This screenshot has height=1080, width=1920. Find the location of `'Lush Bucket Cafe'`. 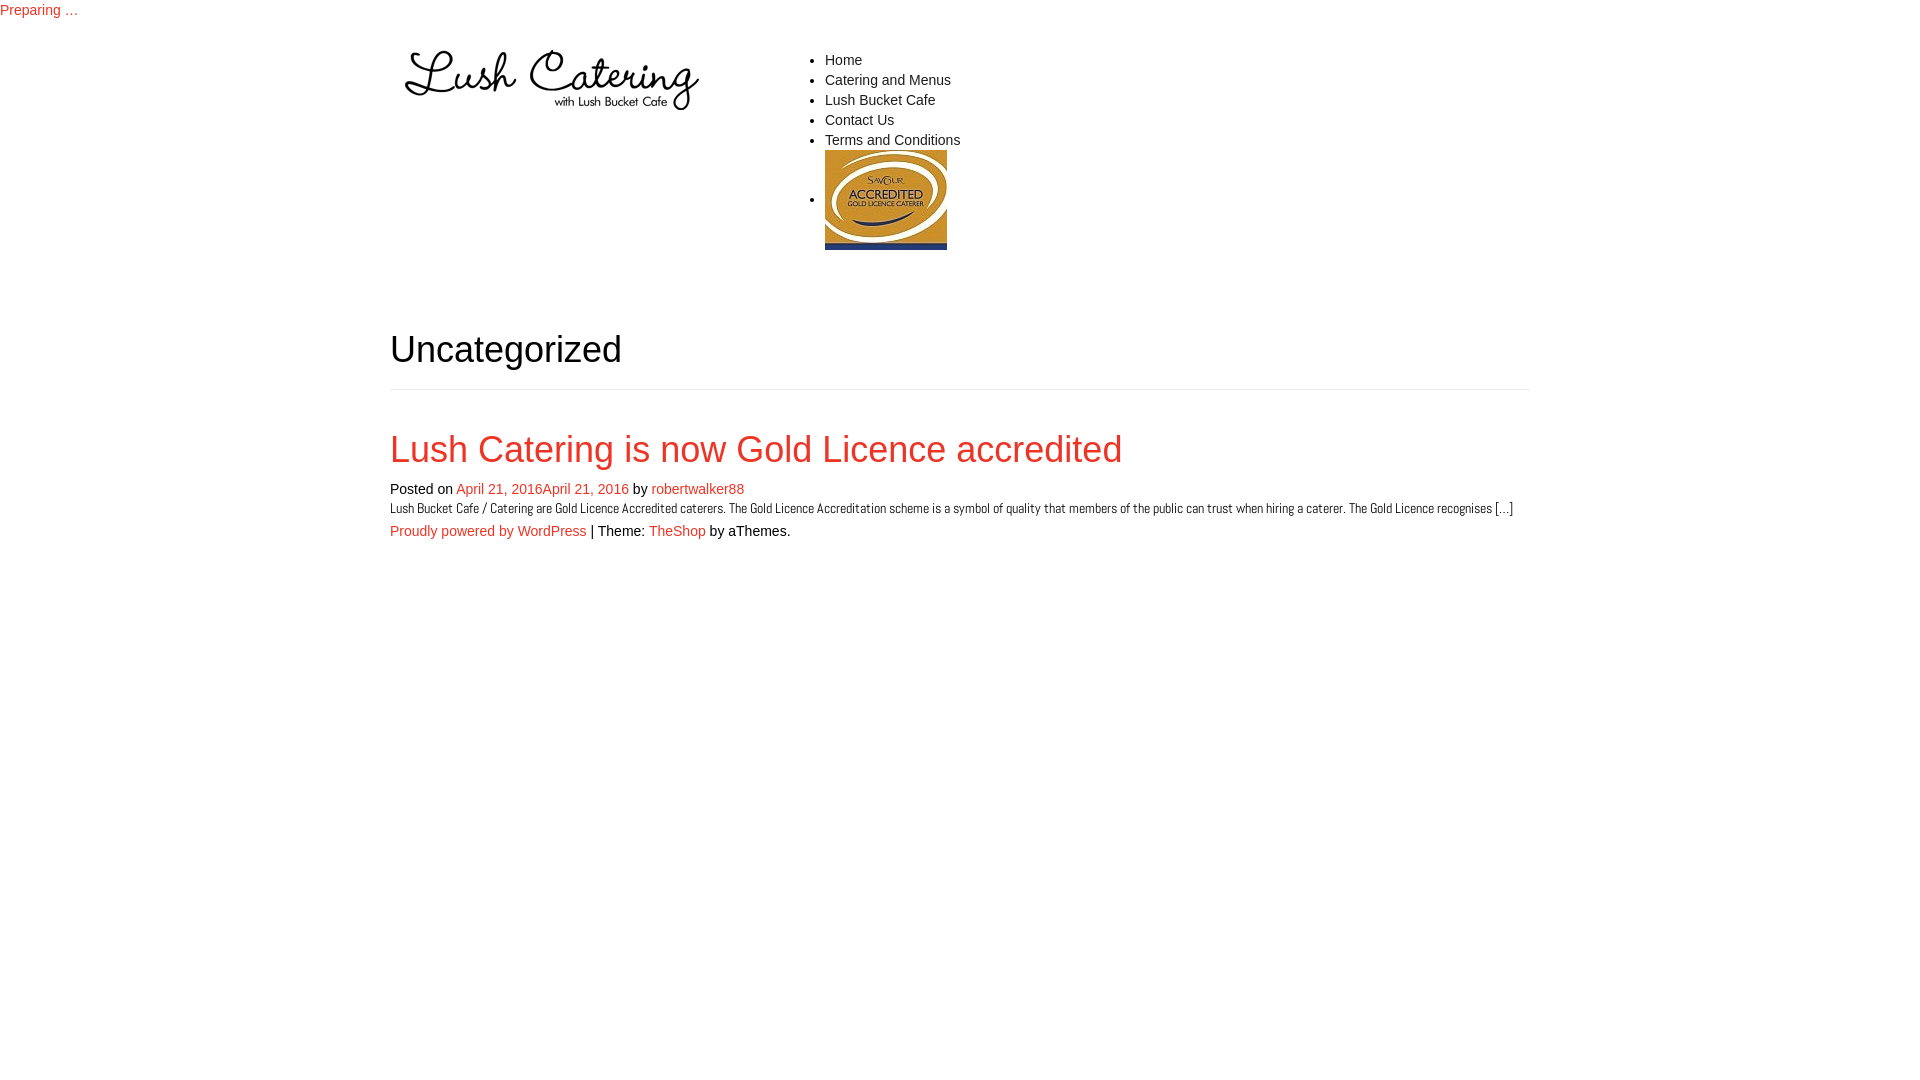

'Lush Bucket Cafe' is located at coordinates (880, 100).